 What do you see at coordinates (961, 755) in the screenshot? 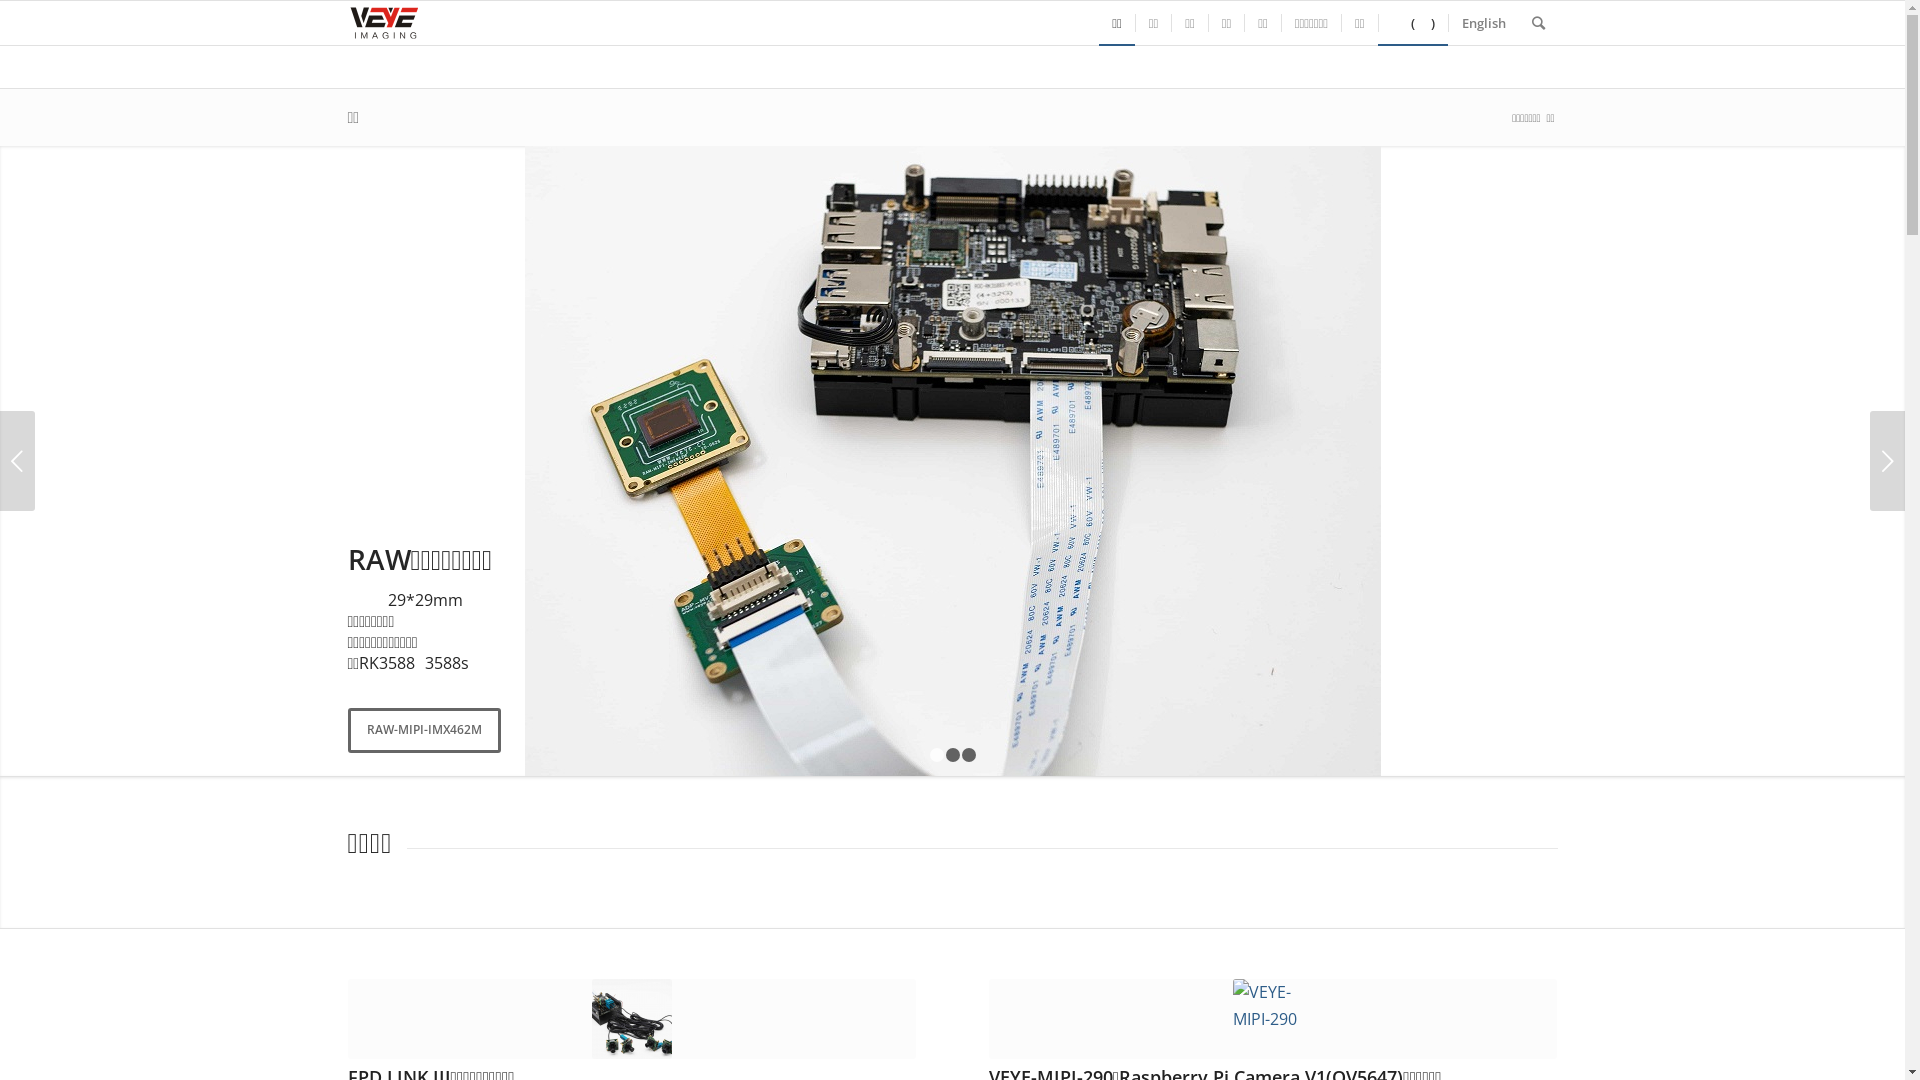
I see `'3'` at bounding box center [961, 755].